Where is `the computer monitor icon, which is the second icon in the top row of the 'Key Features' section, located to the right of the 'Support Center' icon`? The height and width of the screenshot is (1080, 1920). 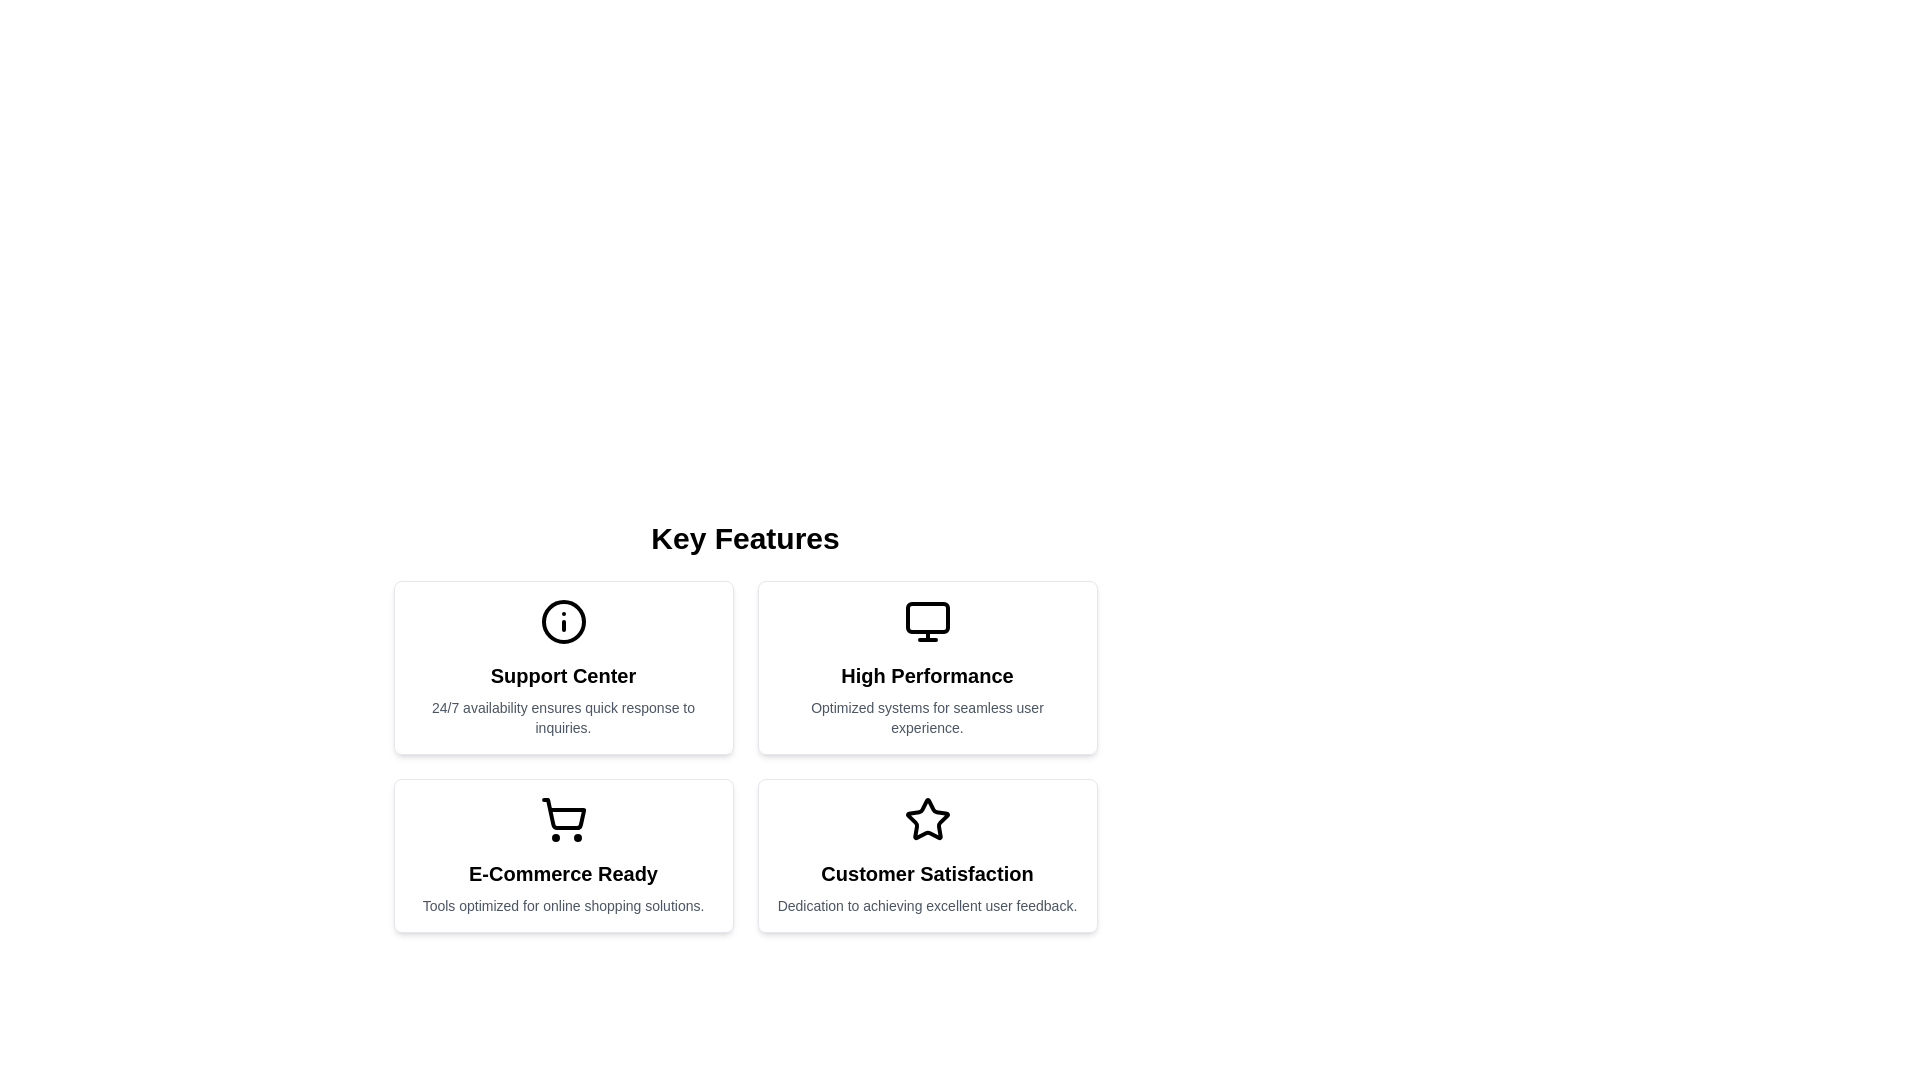
the computer monitor icon, which is the second icon in the top row of the 'Key Features' section, located to the right of the 'Support Center' icon is located at coordinates (926, 620).